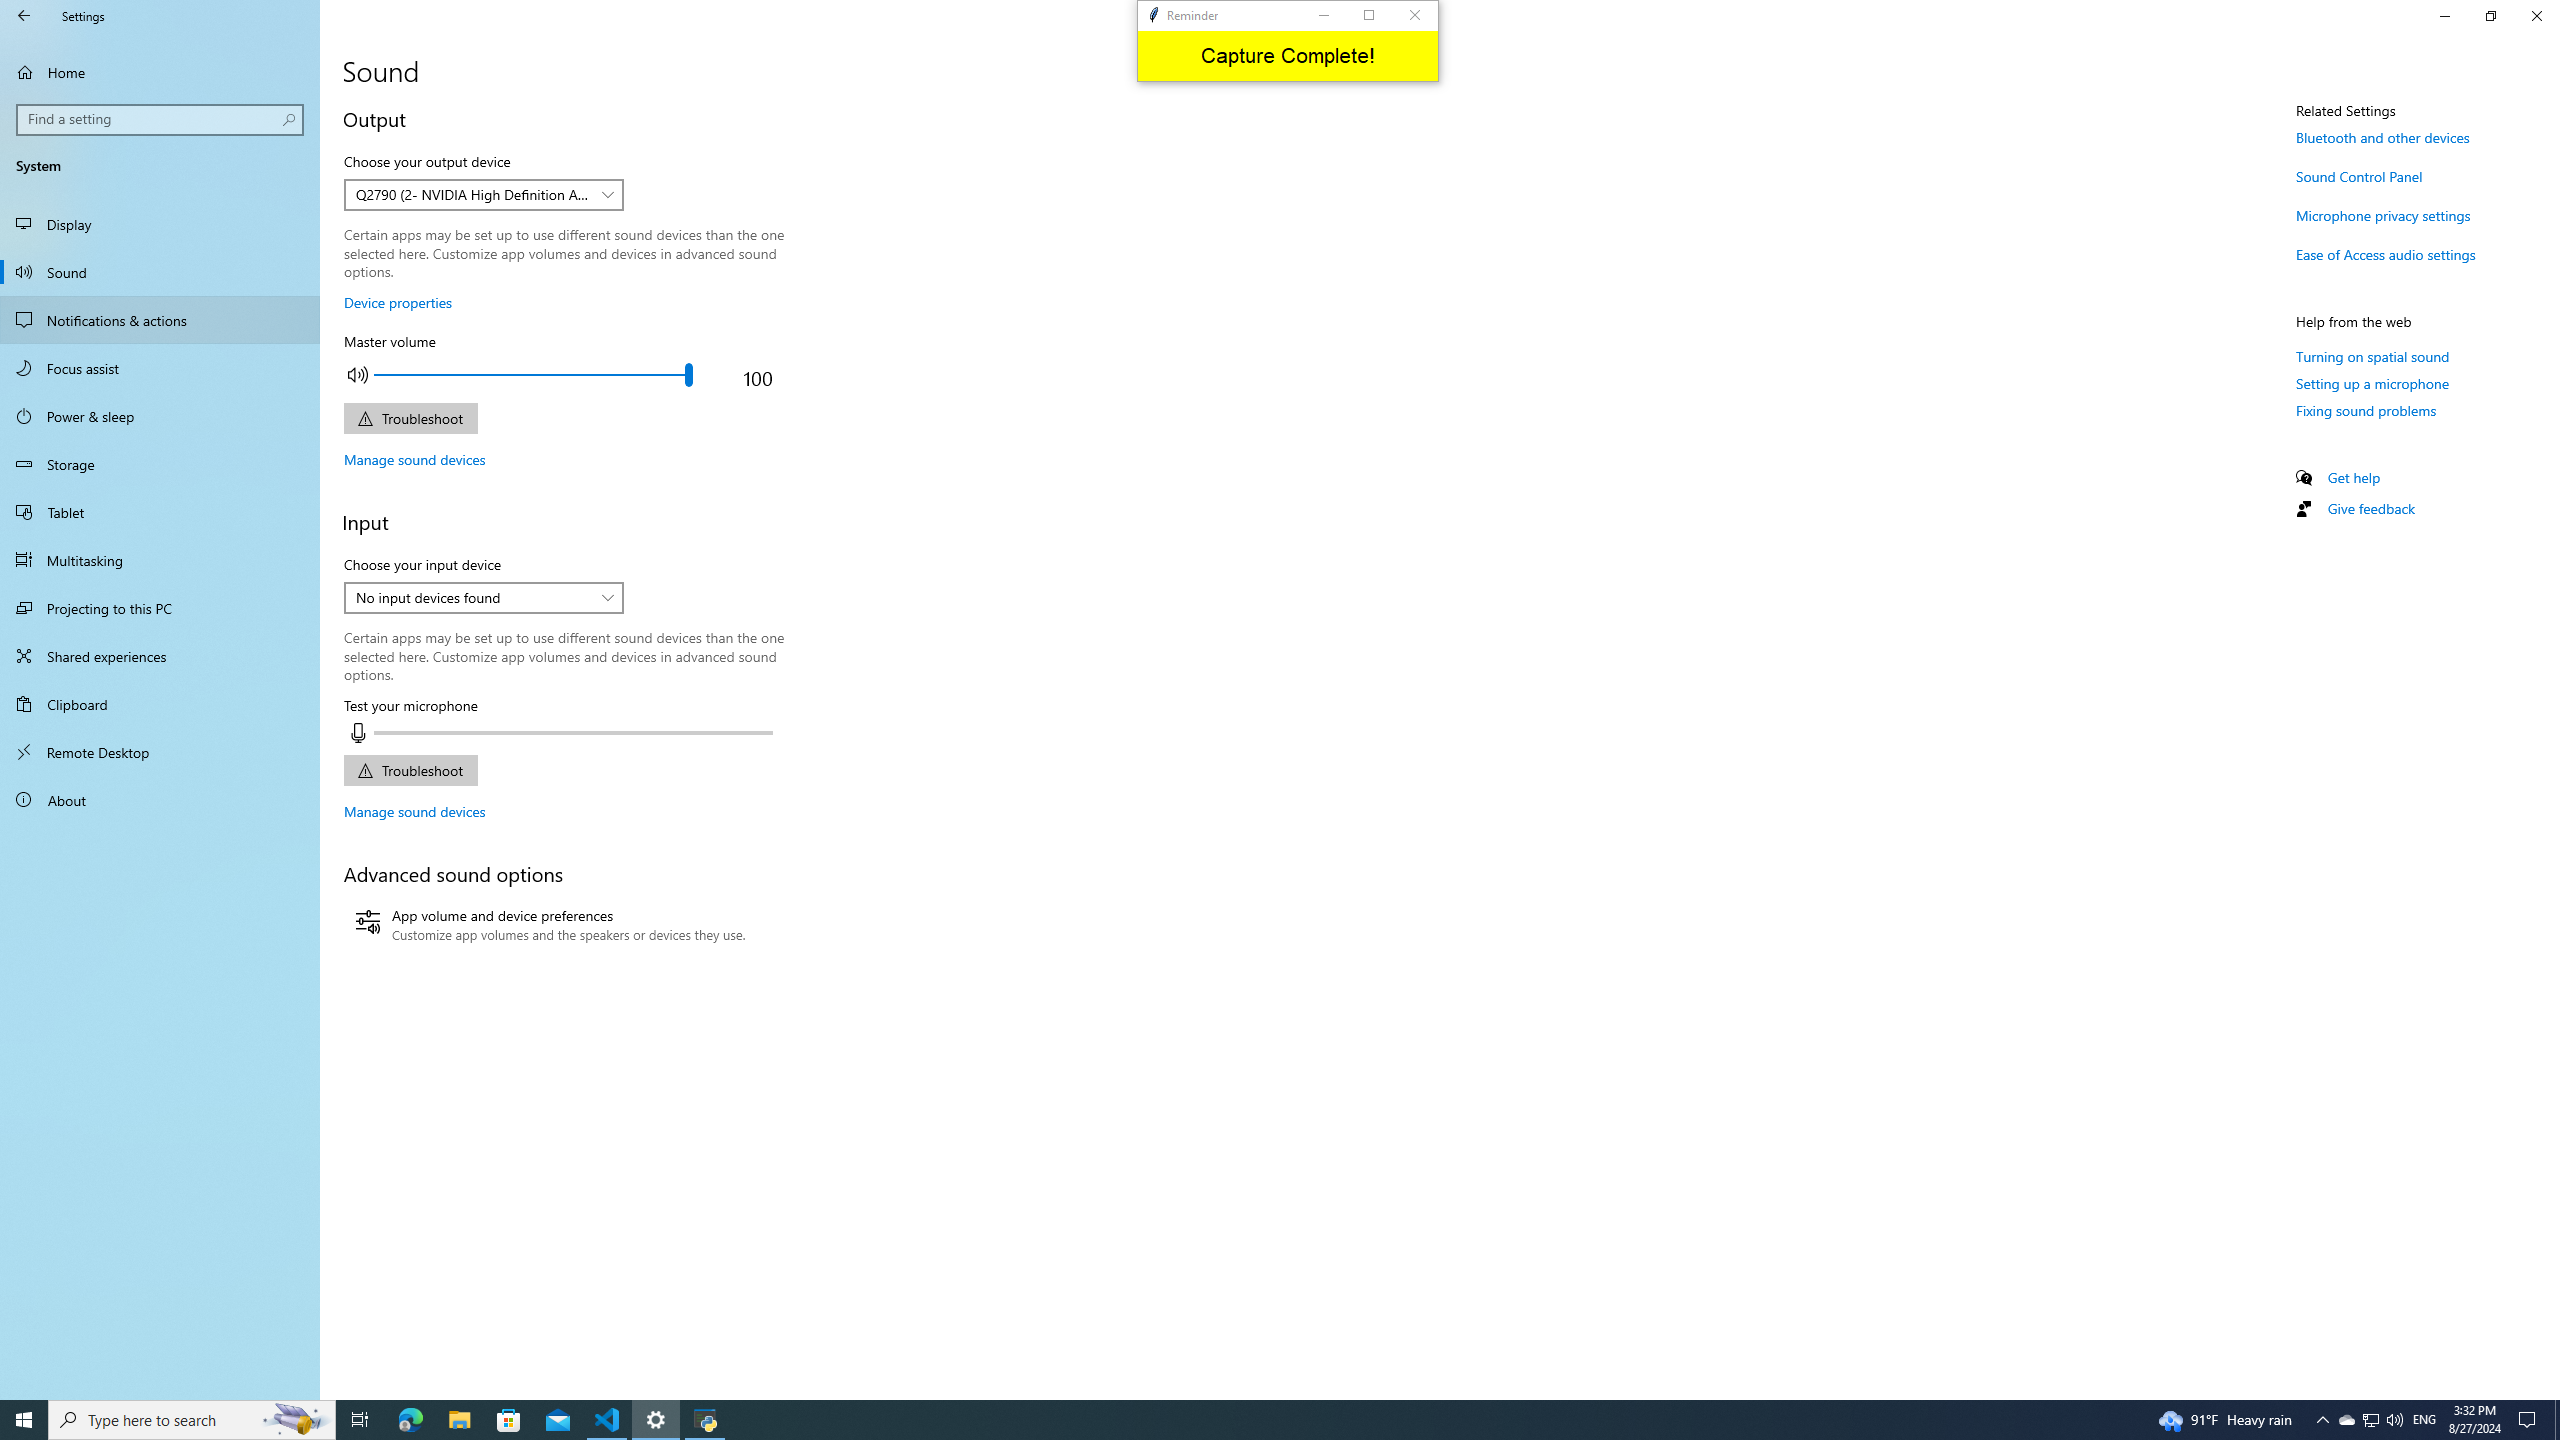 This screenshot has width=2560, height=1440. Describe the element at coordinates (159, 319) in the screenshot. I see `'Notifications & actions'` at that location.